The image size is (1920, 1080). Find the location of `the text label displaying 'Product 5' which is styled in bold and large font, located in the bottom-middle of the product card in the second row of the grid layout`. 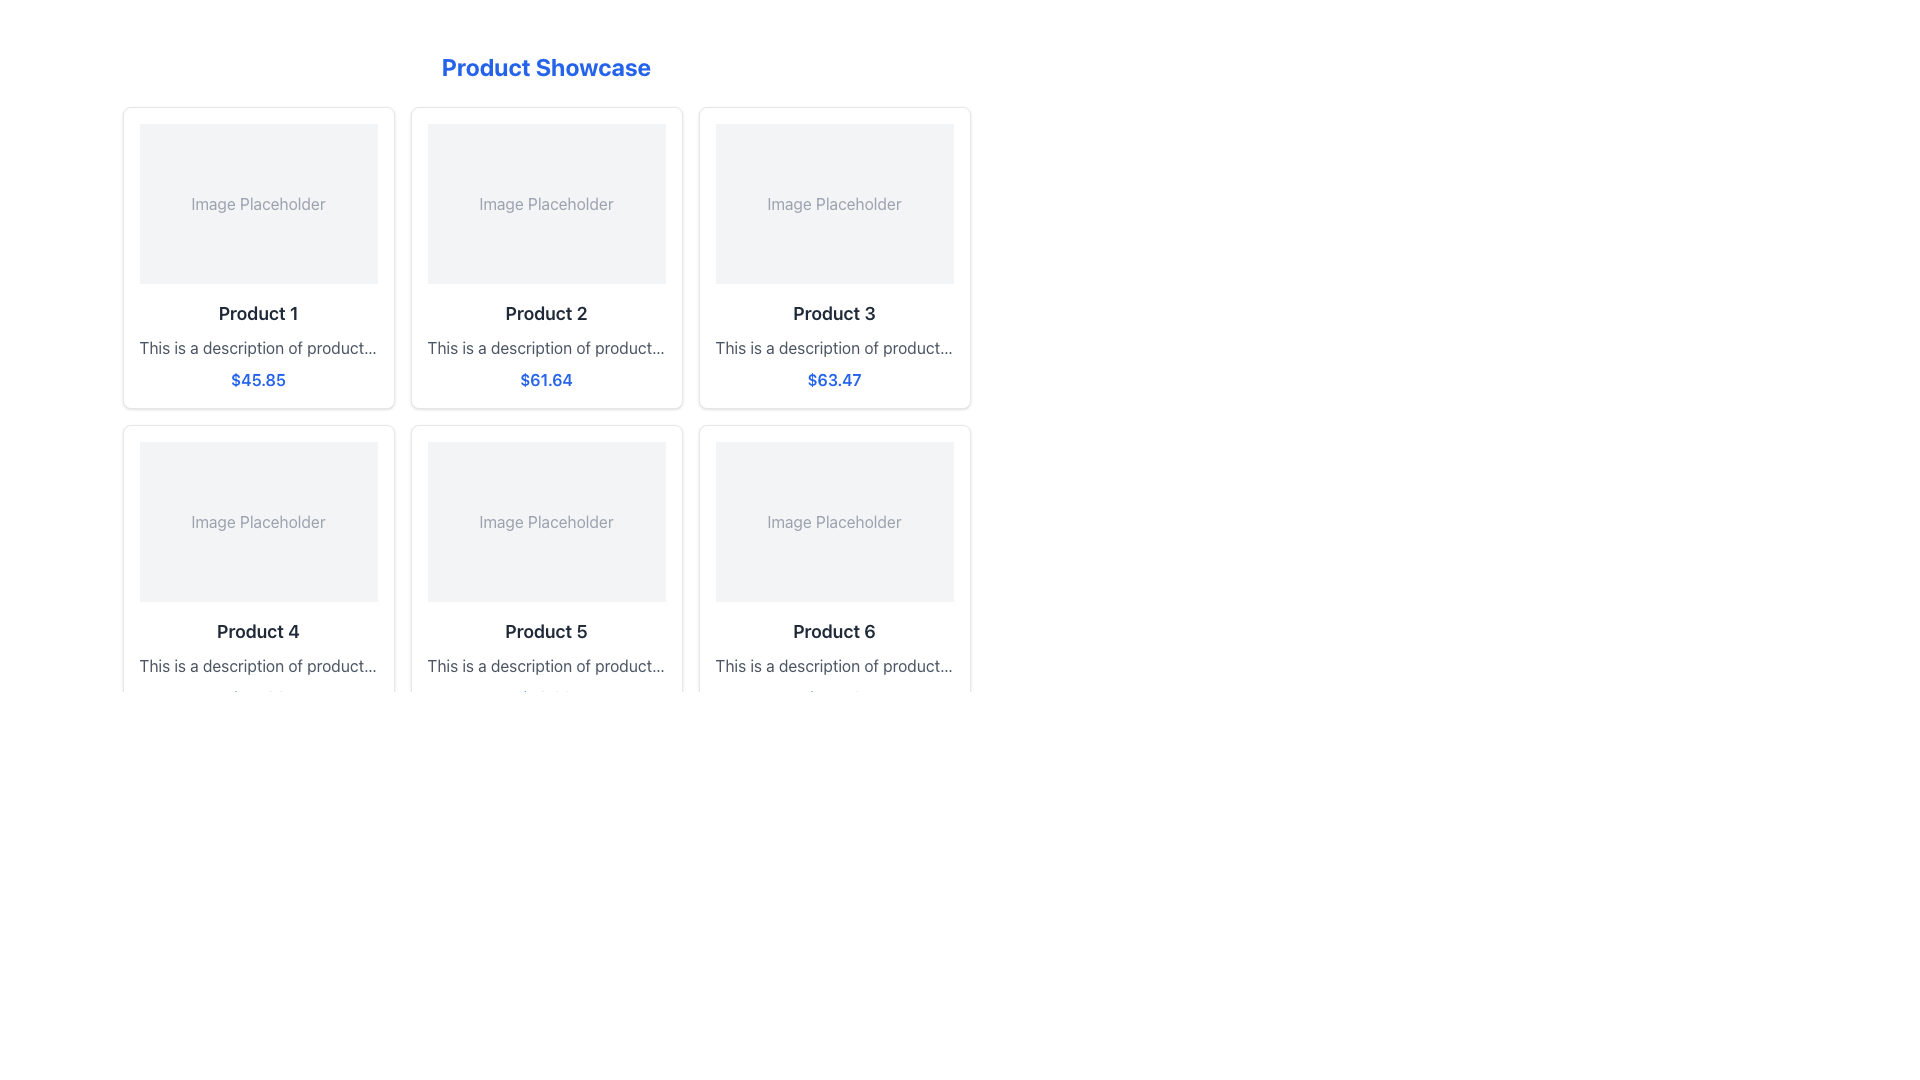

the text label displaying 'Product 5' which is styled in bold and large font, located in the bottom-middle of the product card in the second row of the grid layout is located at coordinates (546, 632).